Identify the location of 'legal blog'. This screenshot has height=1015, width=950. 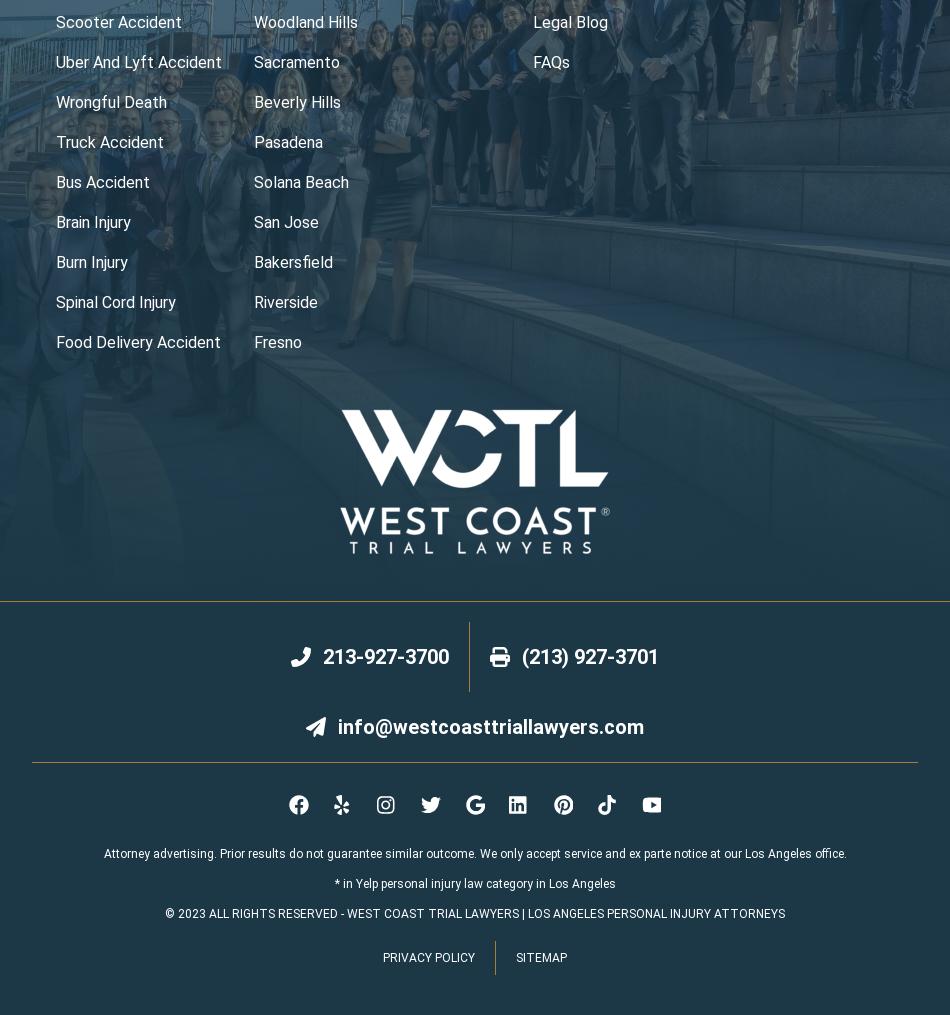
(533, 21).